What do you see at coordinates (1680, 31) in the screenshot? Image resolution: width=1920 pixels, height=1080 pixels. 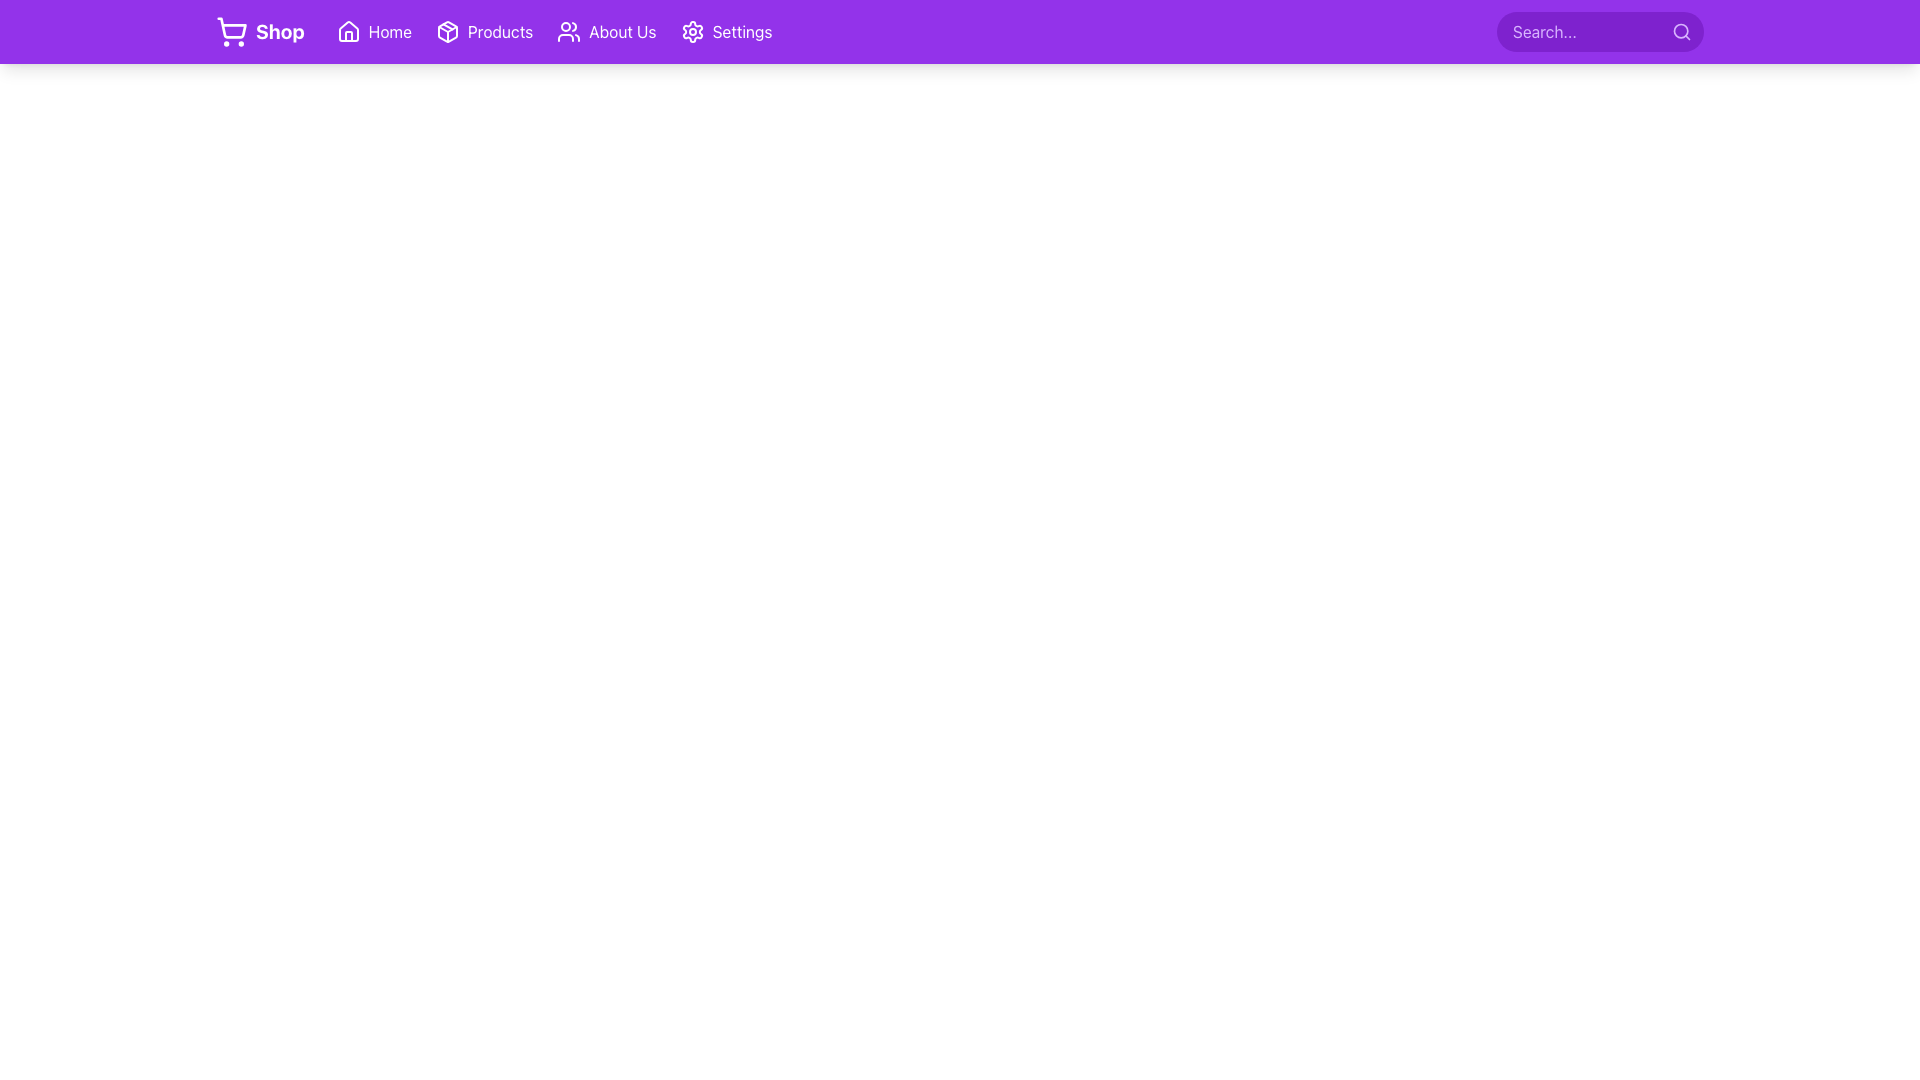 I see `the circular graphic component that represents the lens of the magnifying glass icon located on the right side adjacent to the search text box in the top-right corner of the interface` at bounding box center [1680, 31].